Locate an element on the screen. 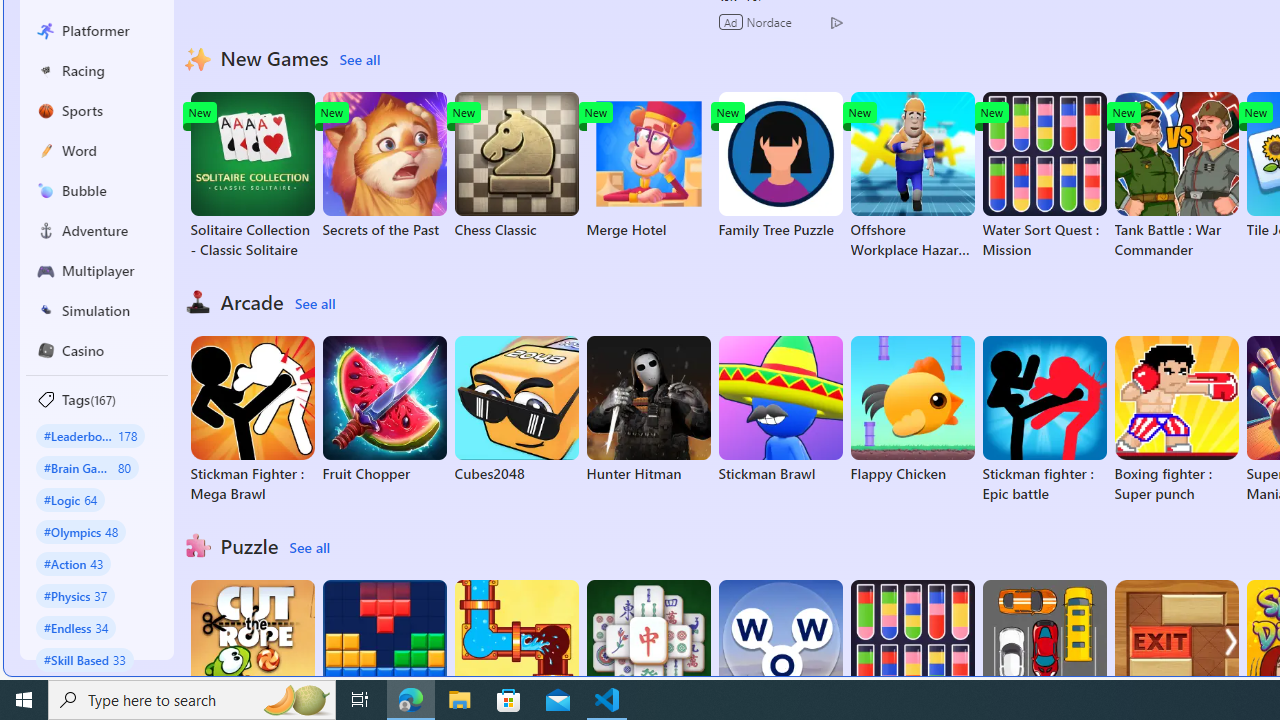 This screenshot has width=1280, height=720. 'Solitaire Collection - Classic Solitaire' is located at coordinates (251, 175).